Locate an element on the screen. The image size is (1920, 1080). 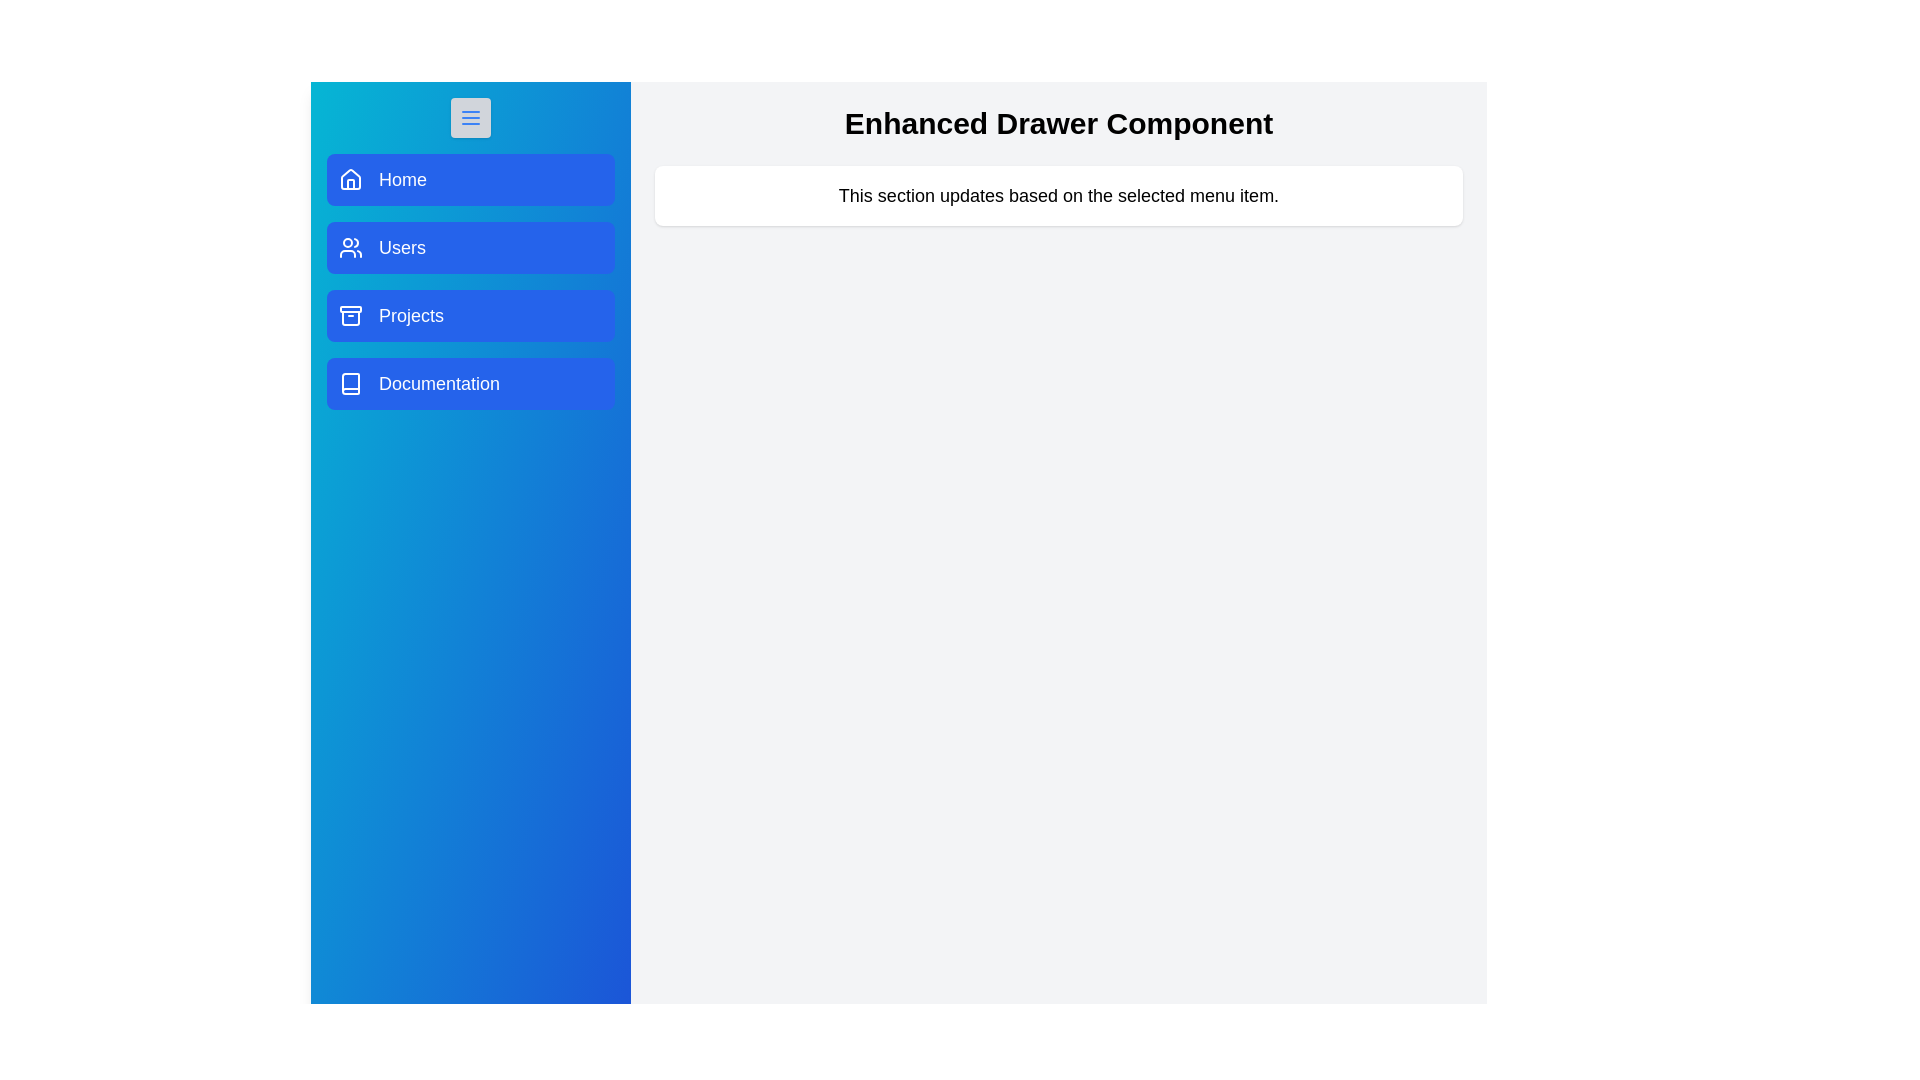
toggle button to toggle the drawer visibility is located at coordinates (469, 118).